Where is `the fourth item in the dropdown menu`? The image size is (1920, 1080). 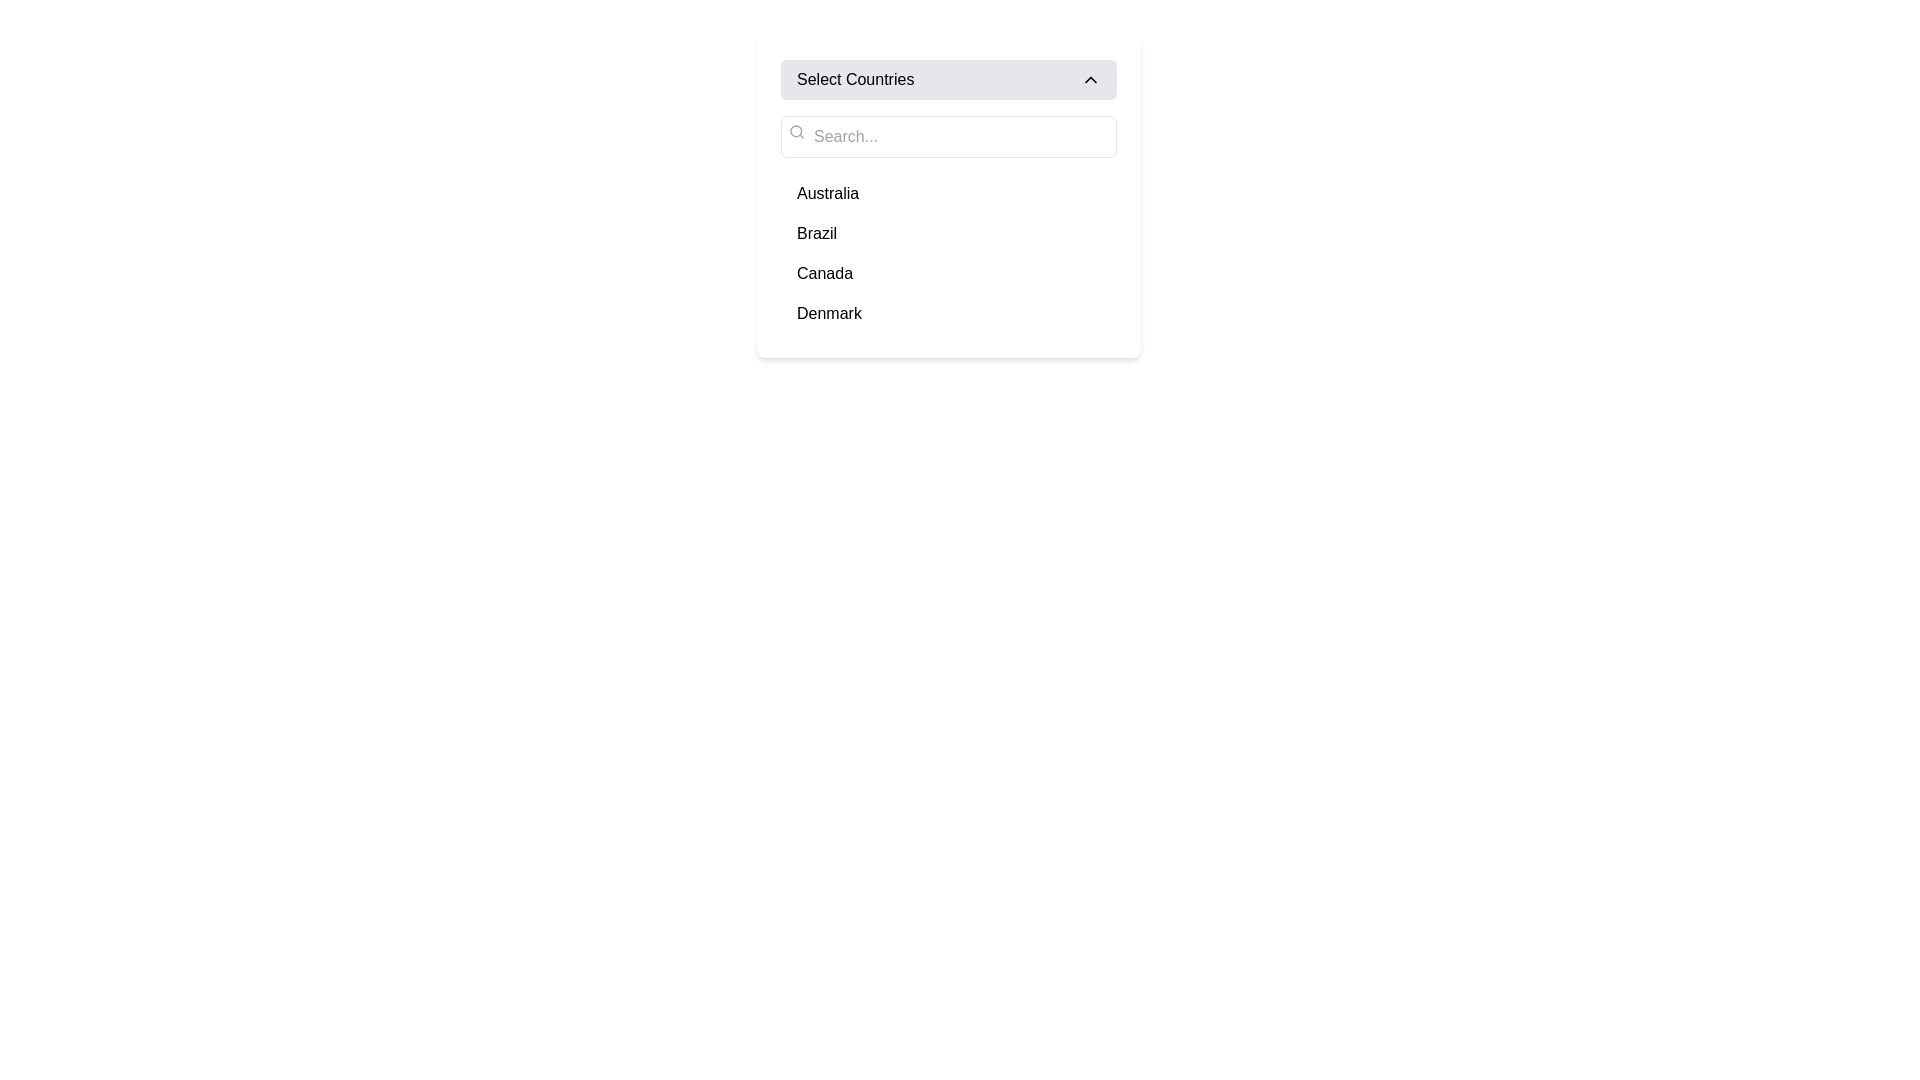
the fourth item in the dropdown menu is located at coordinates (829, 313).